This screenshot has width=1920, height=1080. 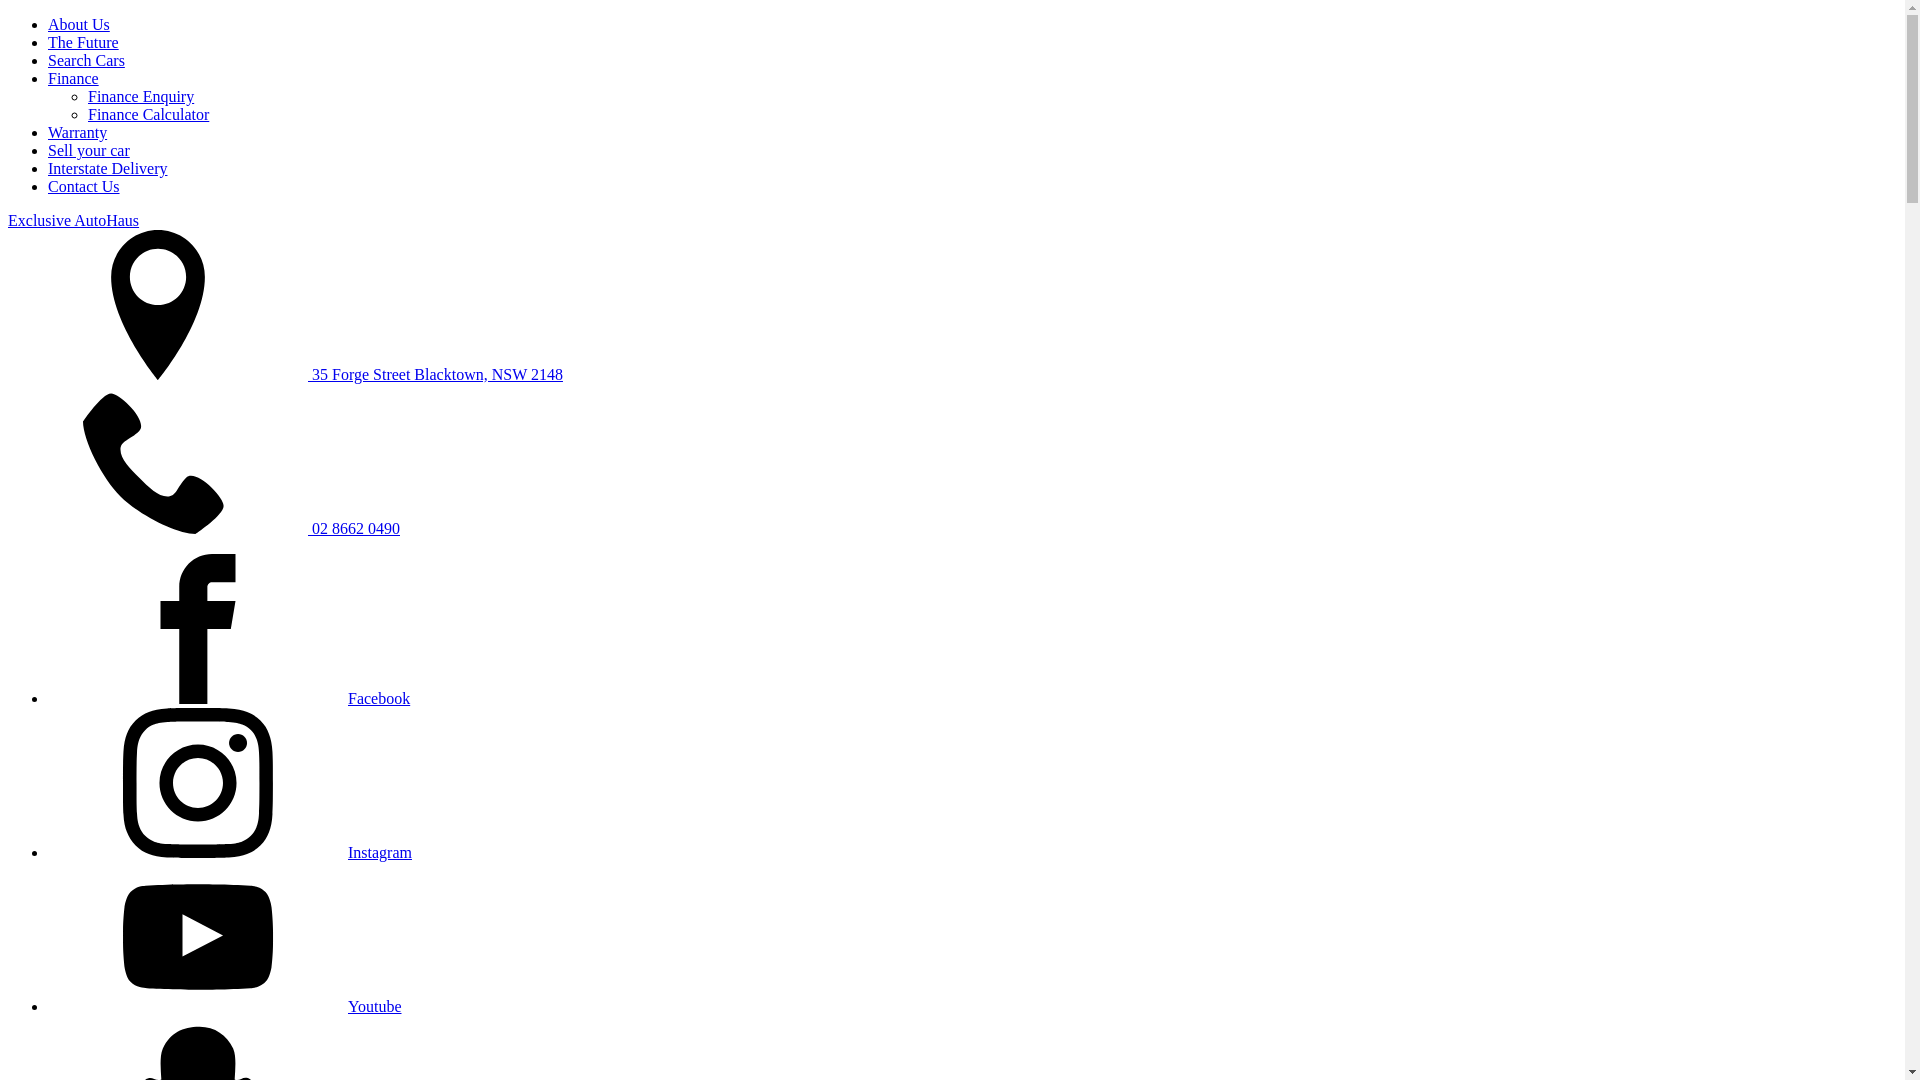 I want to click on 'Instagram', so click(x=230, y=852).